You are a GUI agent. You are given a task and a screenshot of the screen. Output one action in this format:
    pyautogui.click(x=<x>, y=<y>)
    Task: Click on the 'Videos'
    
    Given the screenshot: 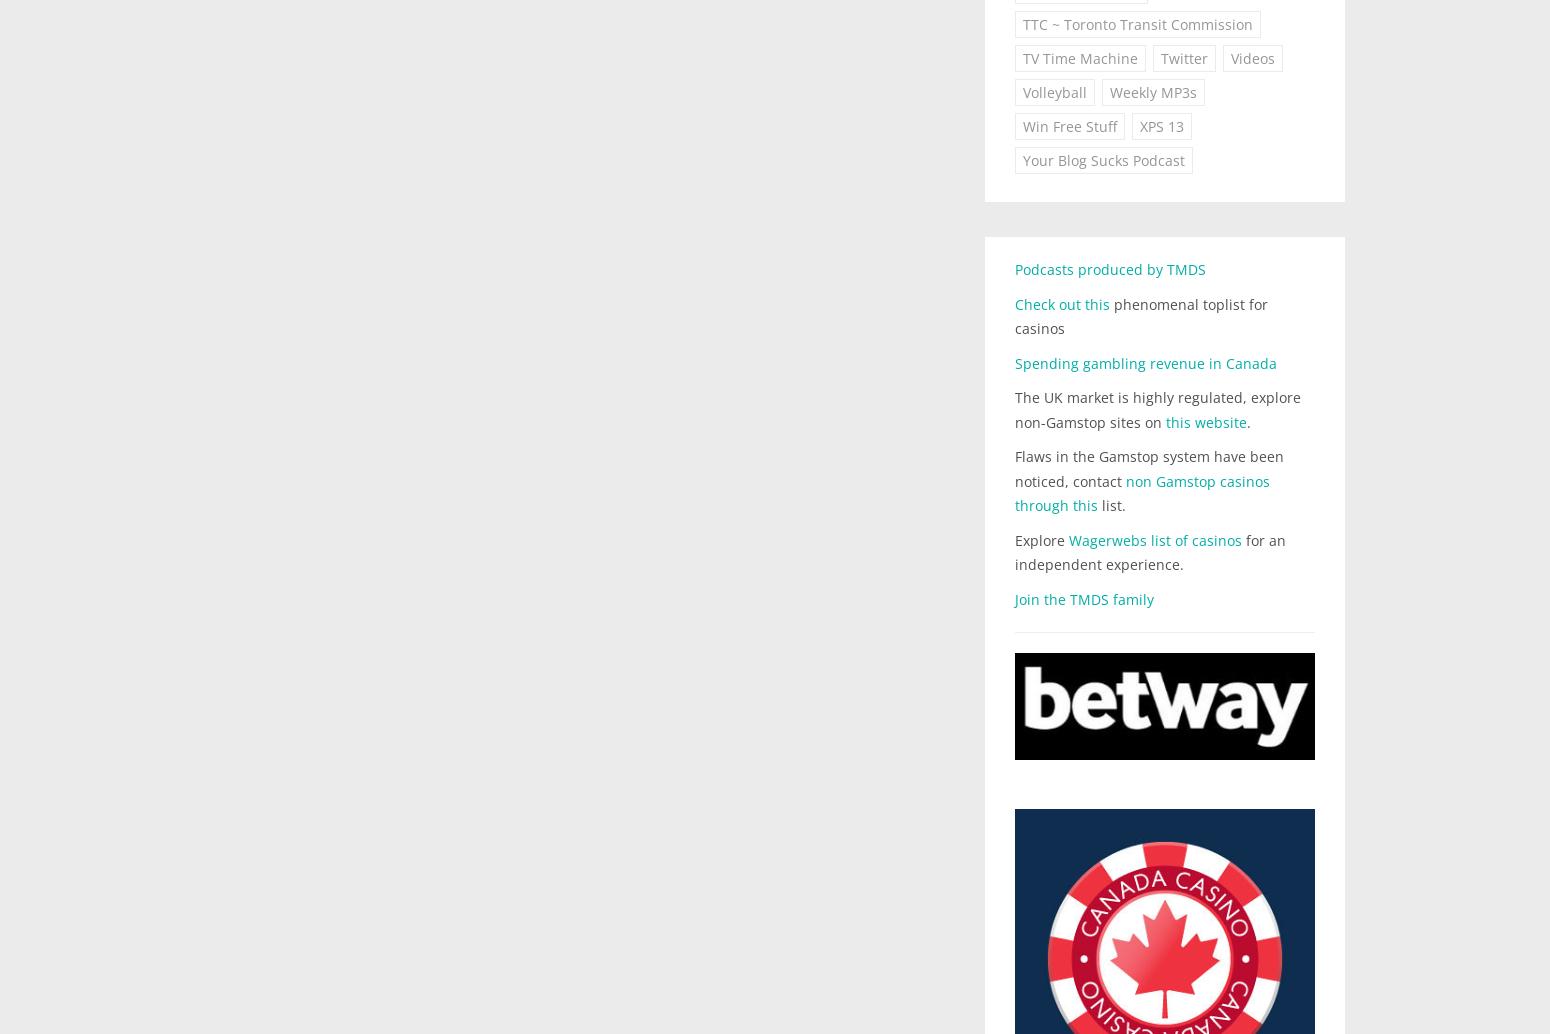 What is the action you would take?
    pyautogui.click(x=1252, y=58)
    